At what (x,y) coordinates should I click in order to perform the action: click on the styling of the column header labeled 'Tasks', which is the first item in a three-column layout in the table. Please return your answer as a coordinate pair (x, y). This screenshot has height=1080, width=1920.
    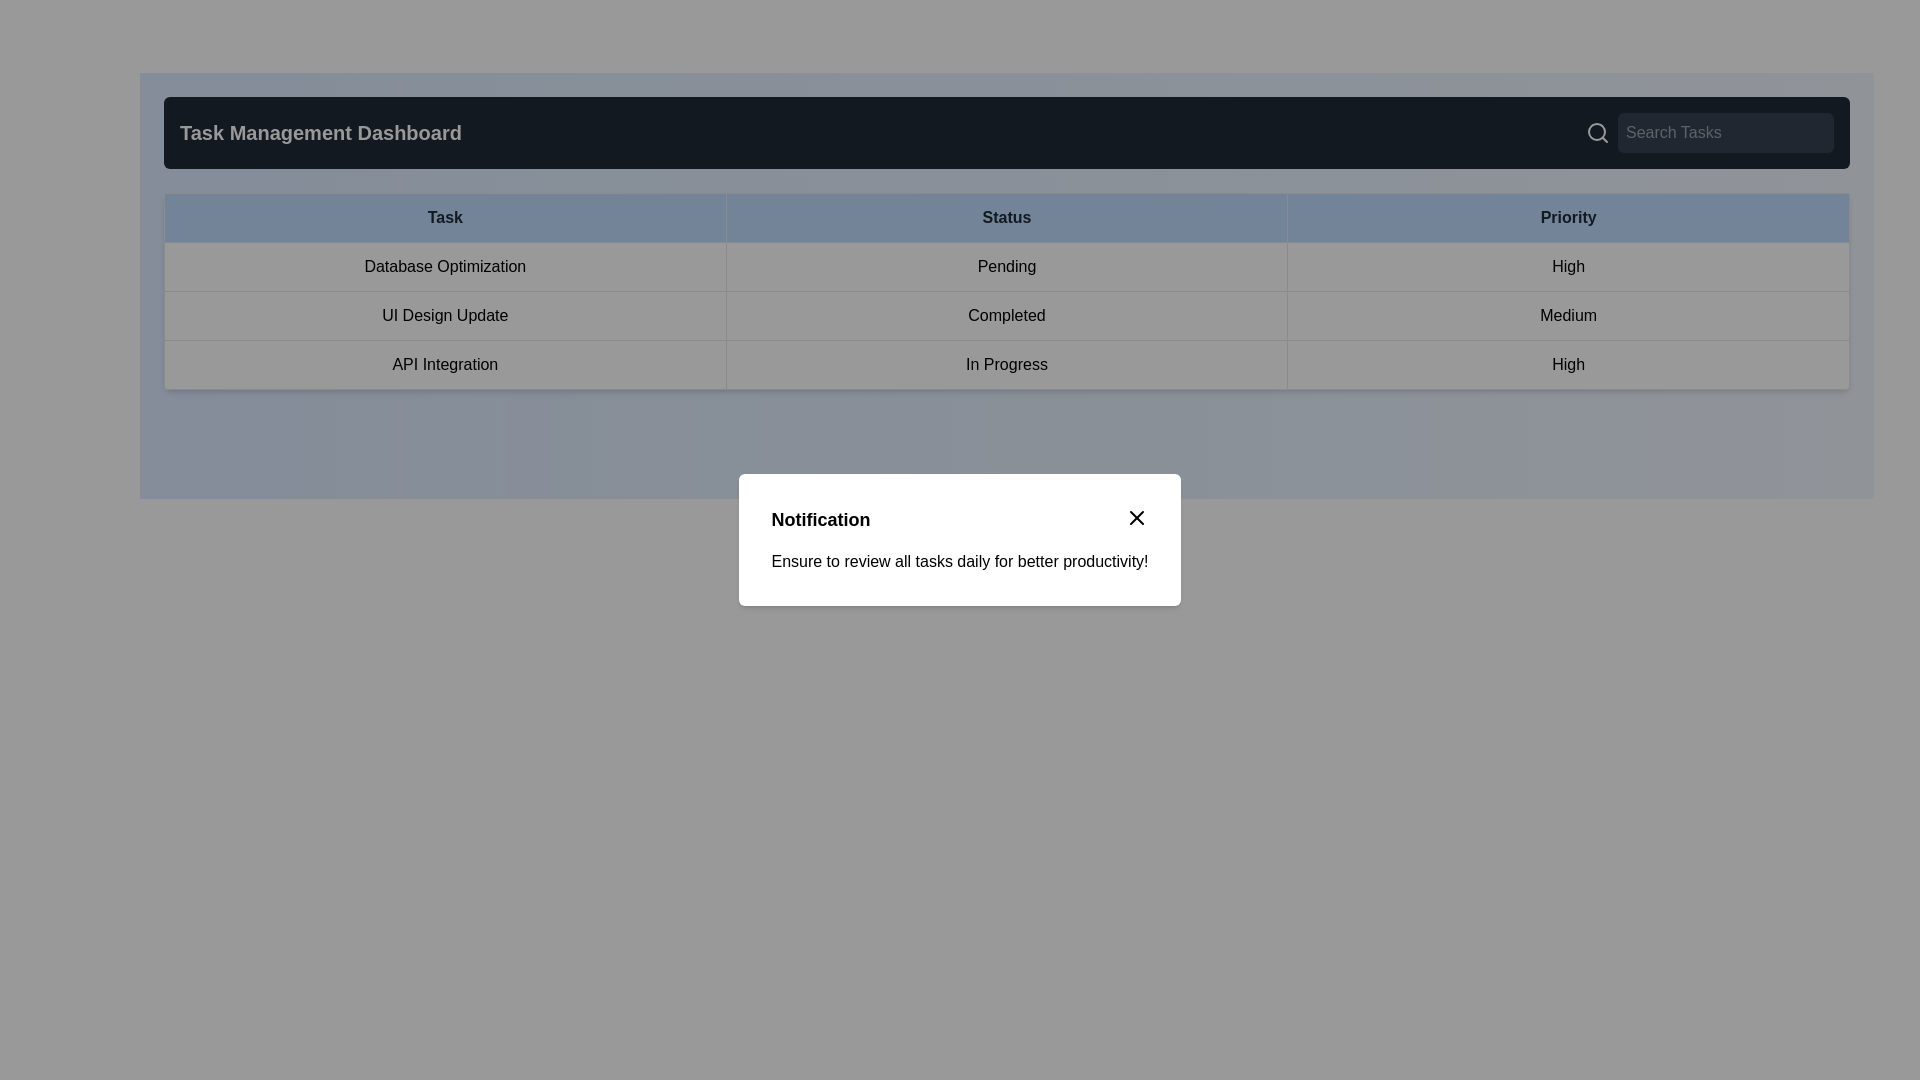
    Looking at the image, I should click on (444, 218).